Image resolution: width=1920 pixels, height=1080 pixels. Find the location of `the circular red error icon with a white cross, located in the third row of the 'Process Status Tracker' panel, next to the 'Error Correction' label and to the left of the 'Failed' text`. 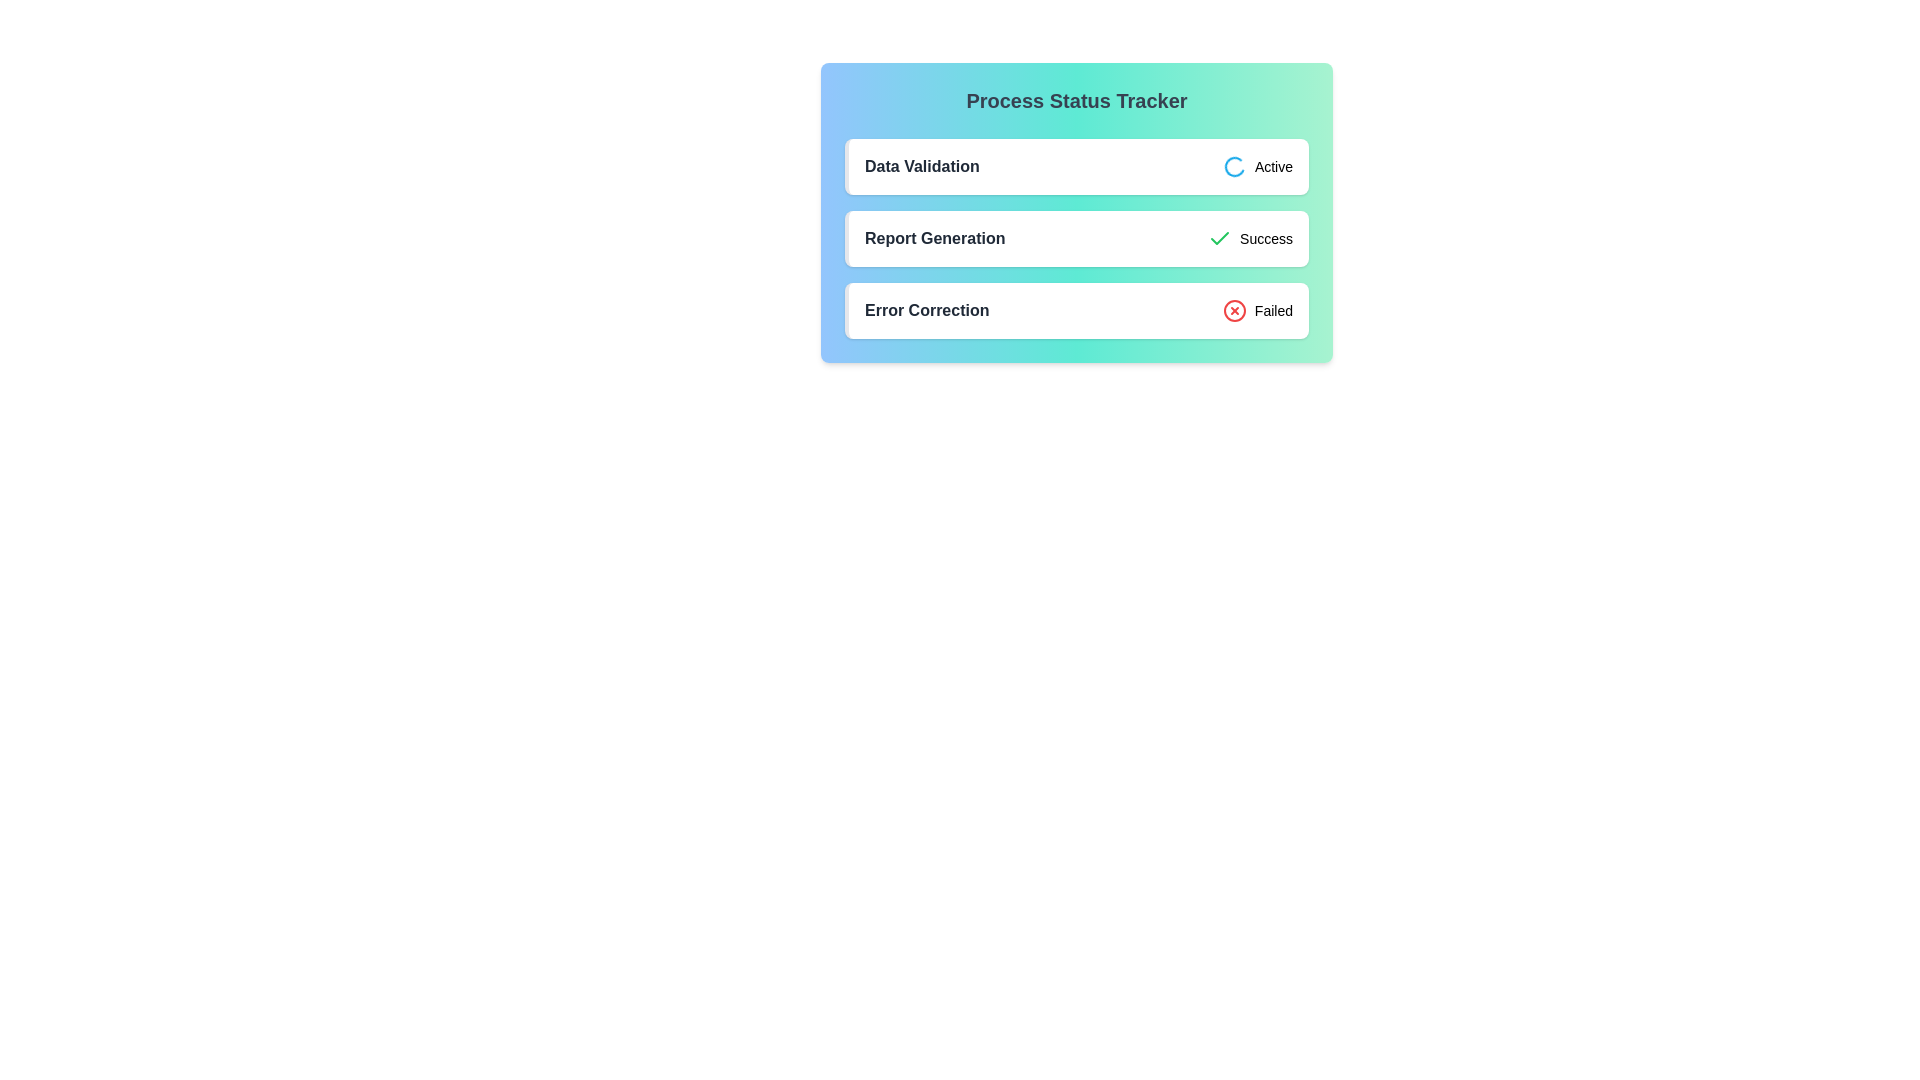

the circular red error icon with a white cross, located in the third row of the 'Process Status Tracker' panel, next to the 'Error Correction' label and to the left of the 'Failed' text is located at coordinates (1233, 311).